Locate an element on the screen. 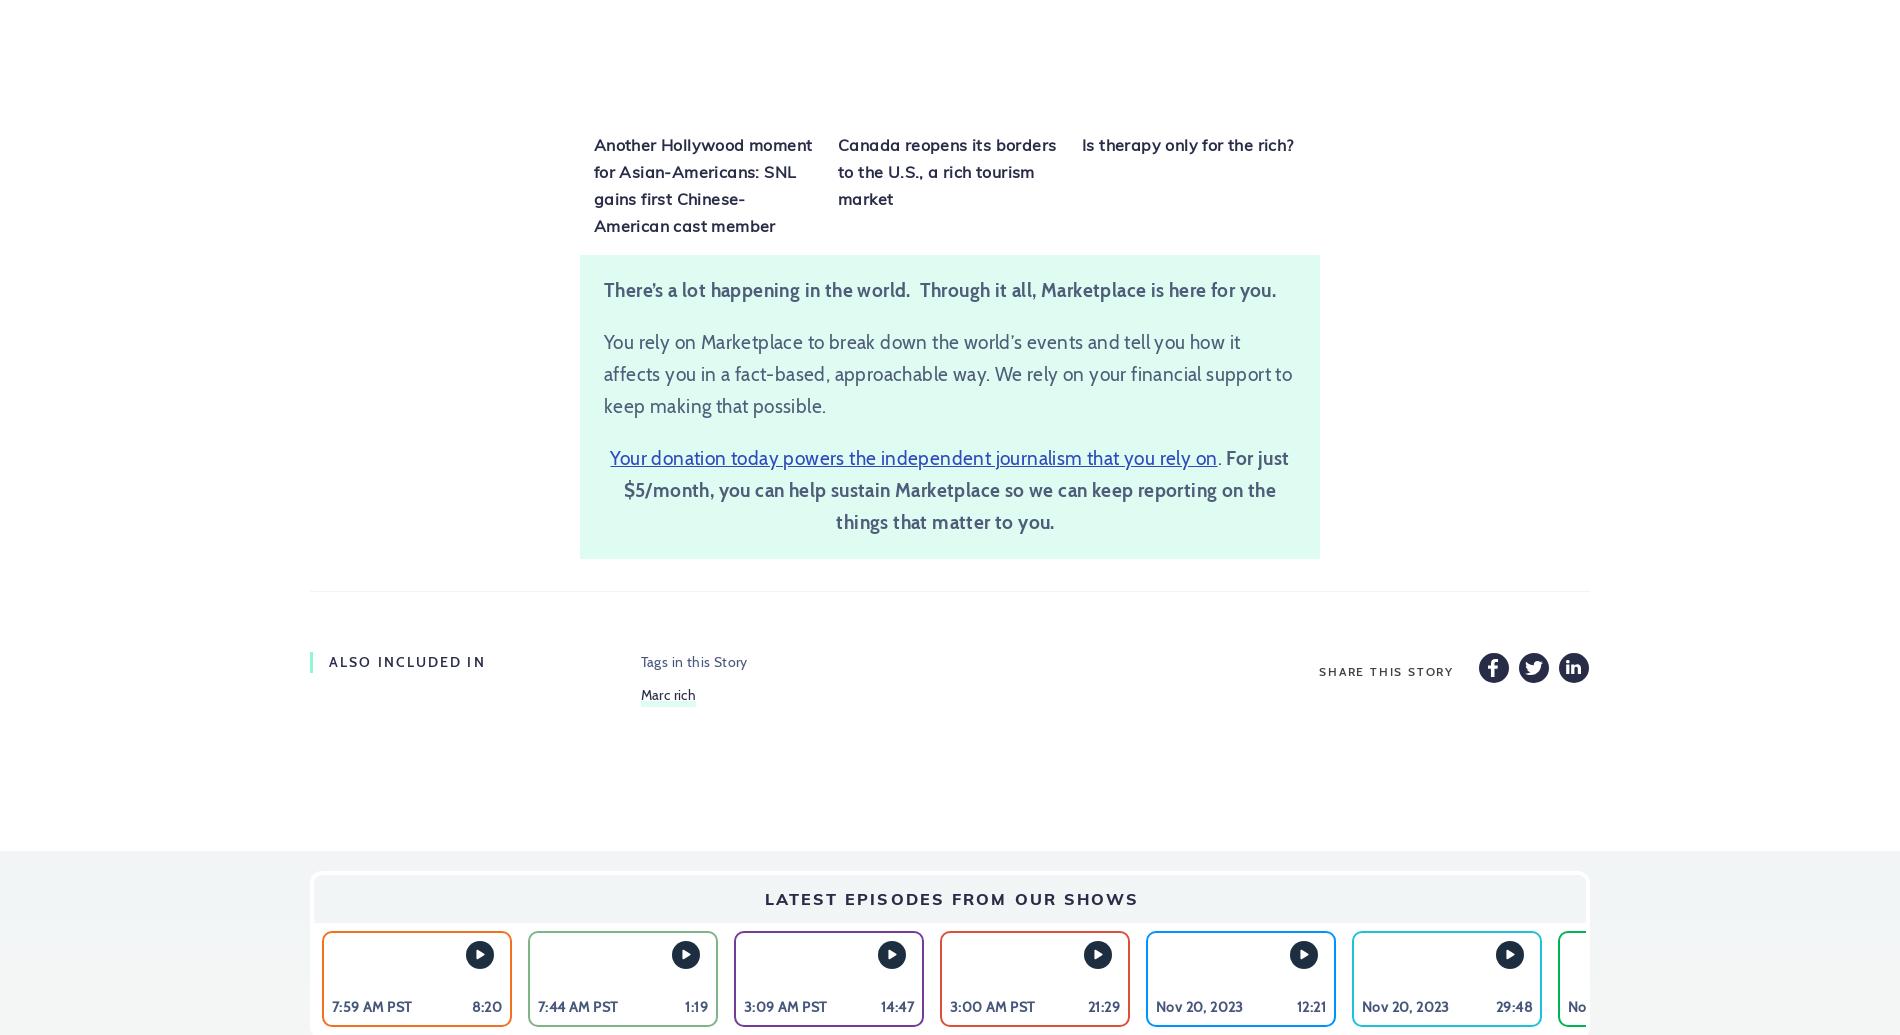  '14:47' is located at coordinates (880, 1005).